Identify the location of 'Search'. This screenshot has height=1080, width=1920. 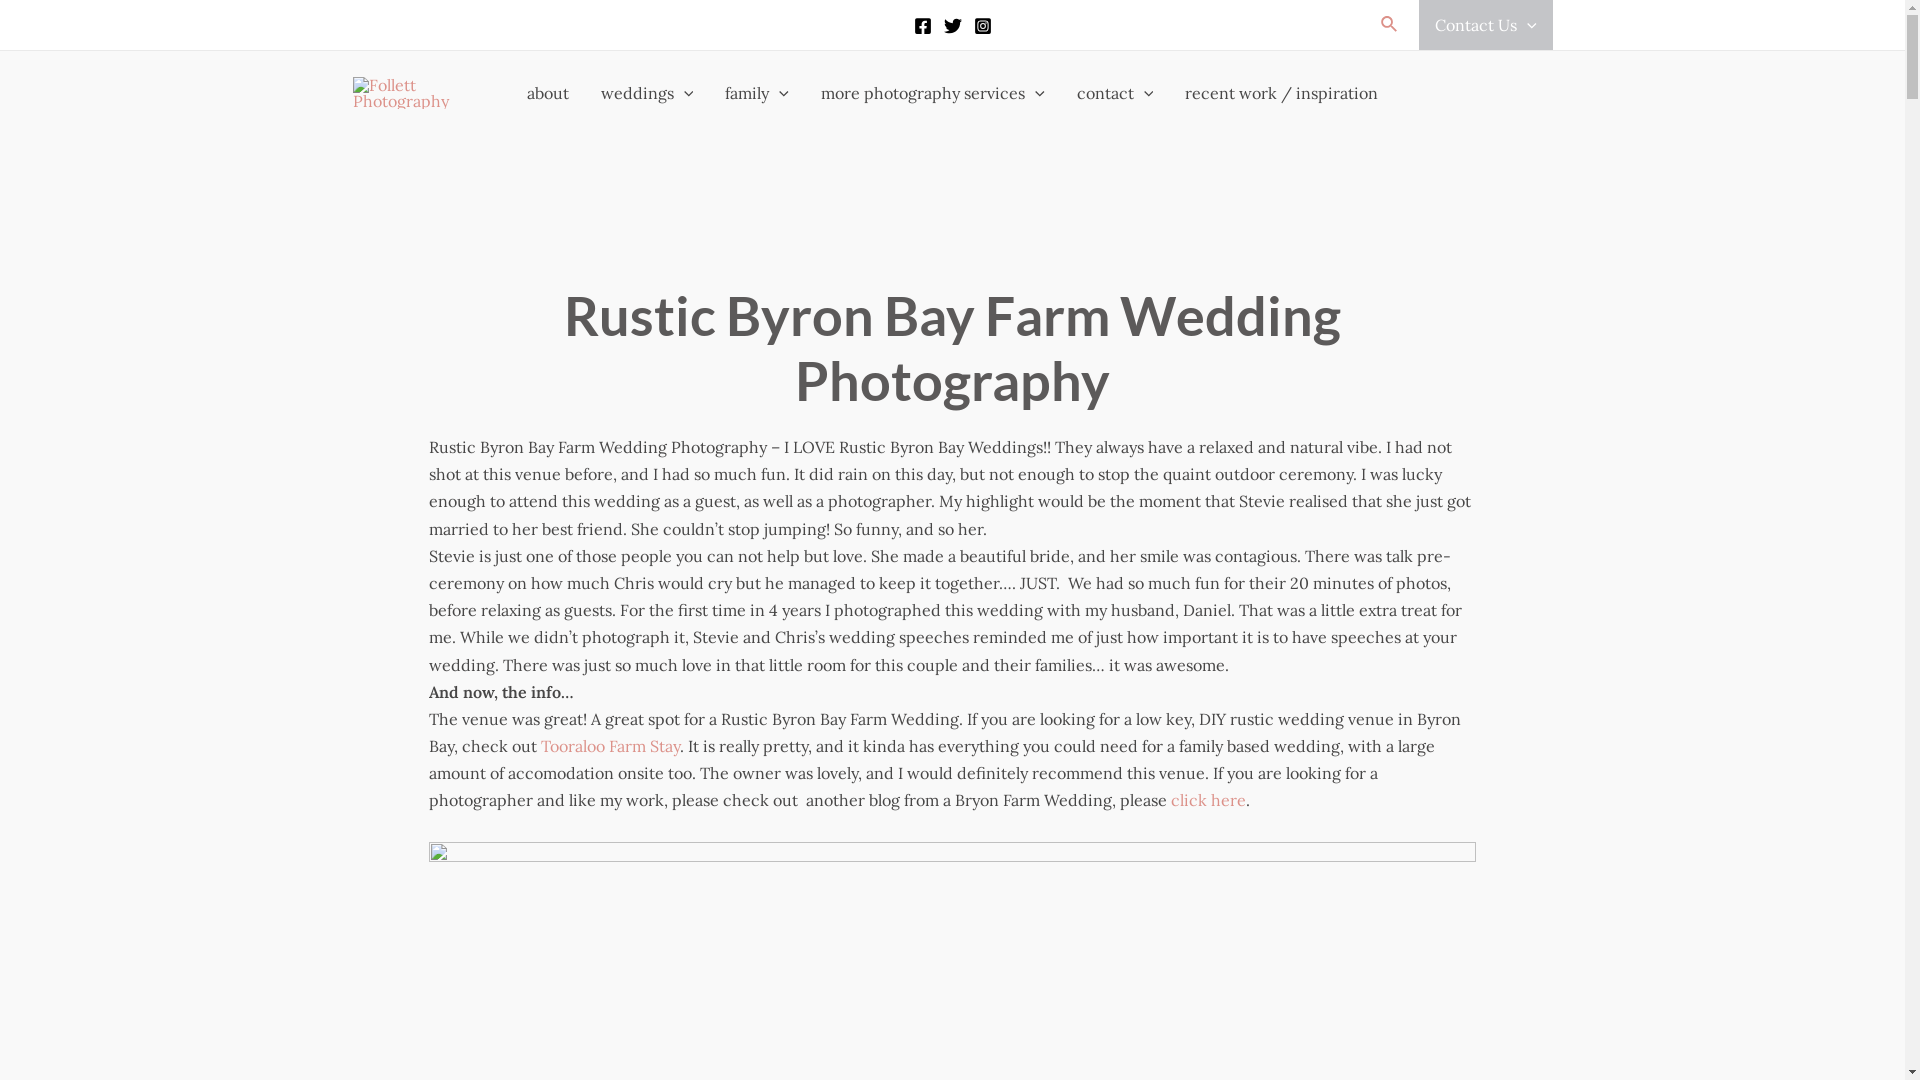
(1389, 24).